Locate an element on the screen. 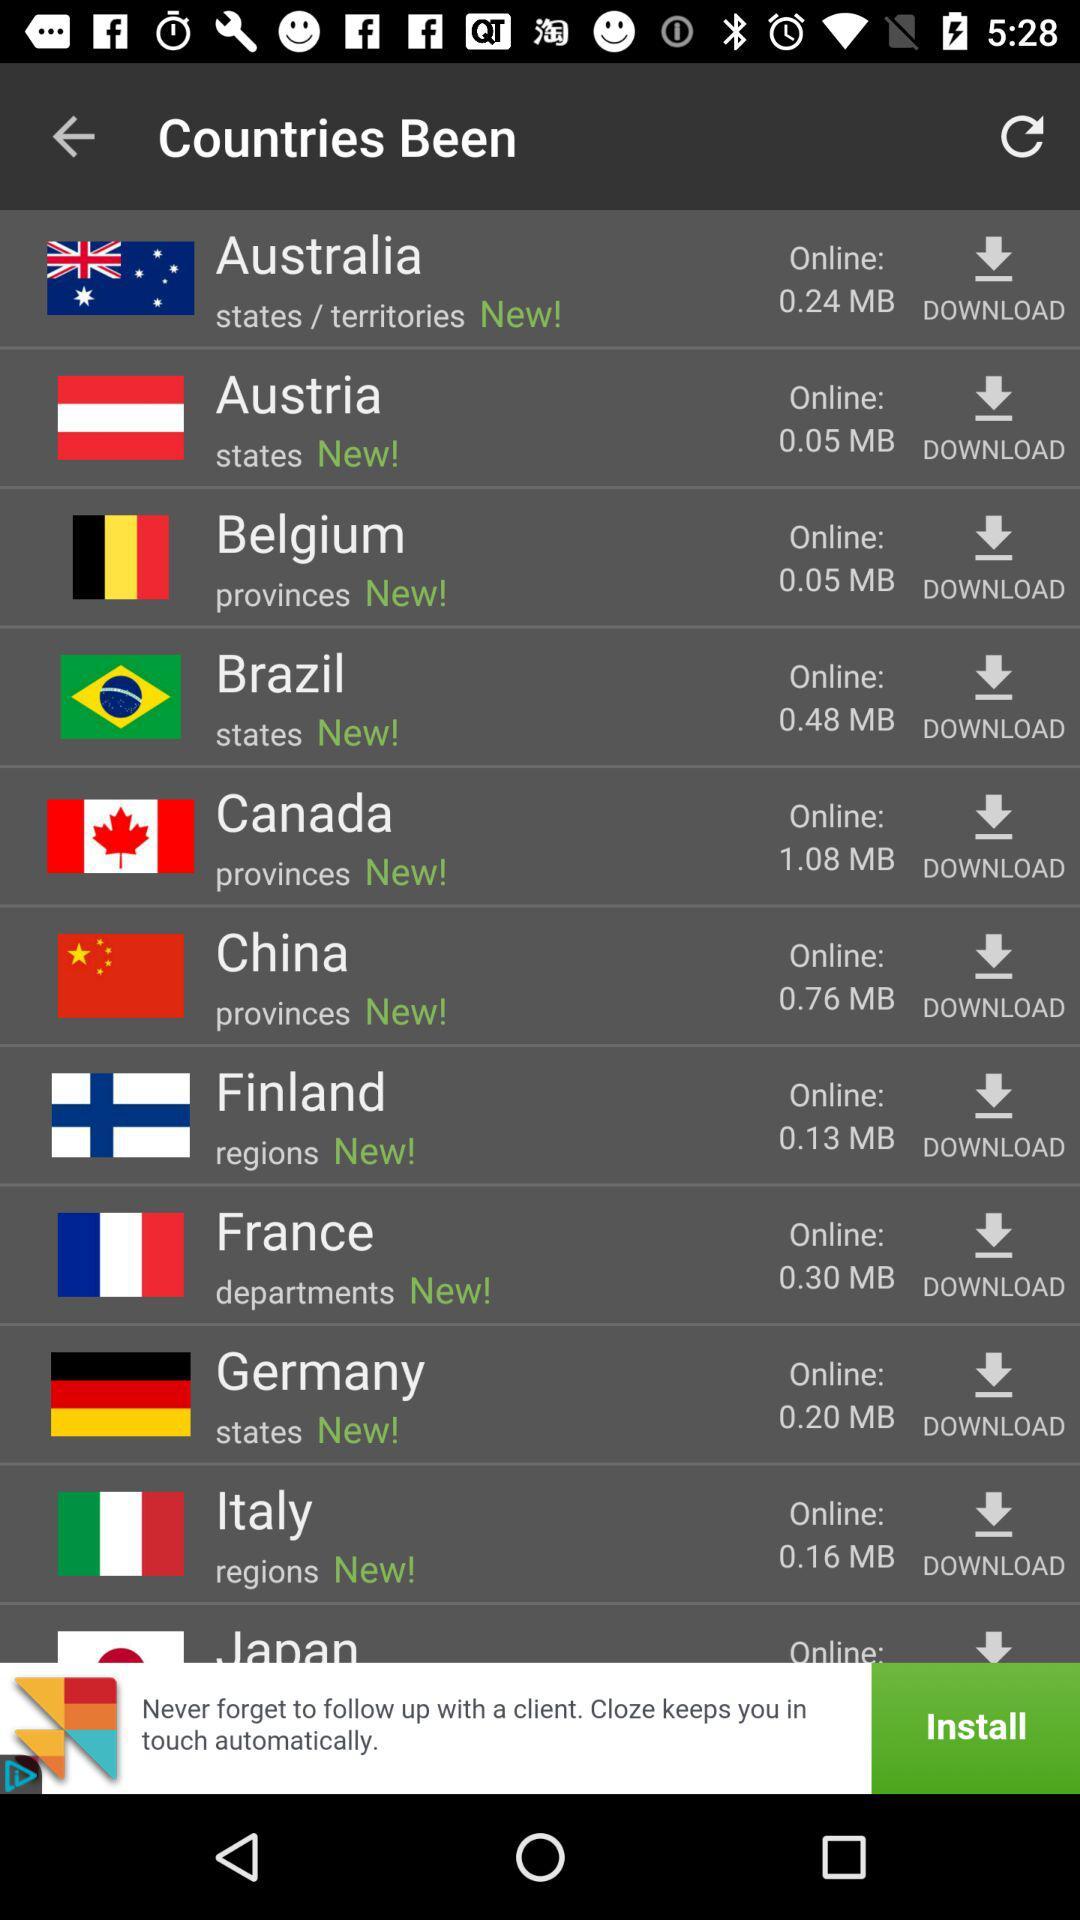 The width and height of the screenshot is (1080, 1920). the icon above the new! is located at coordinates (310, 532).